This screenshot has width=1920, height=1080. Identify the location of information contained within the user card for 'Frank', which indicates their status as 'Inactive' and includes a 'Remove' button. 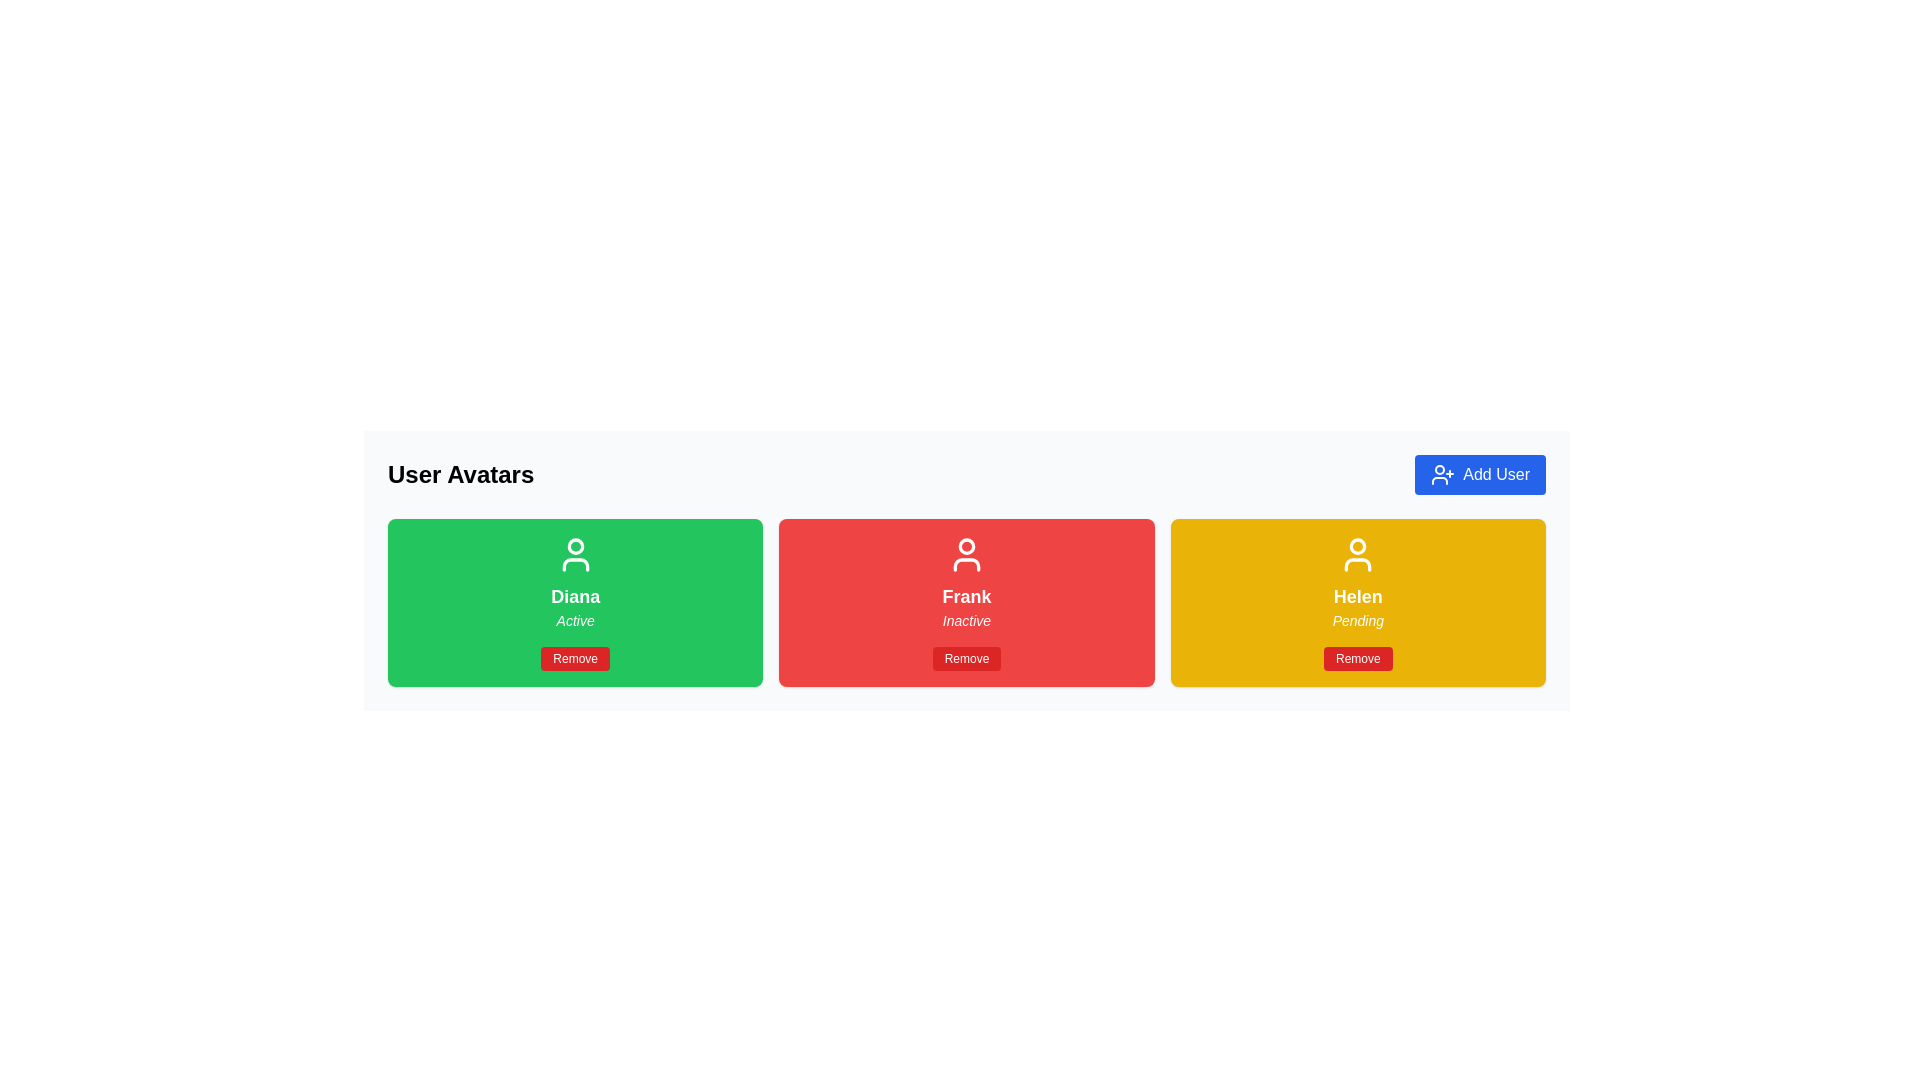
(966, 601).